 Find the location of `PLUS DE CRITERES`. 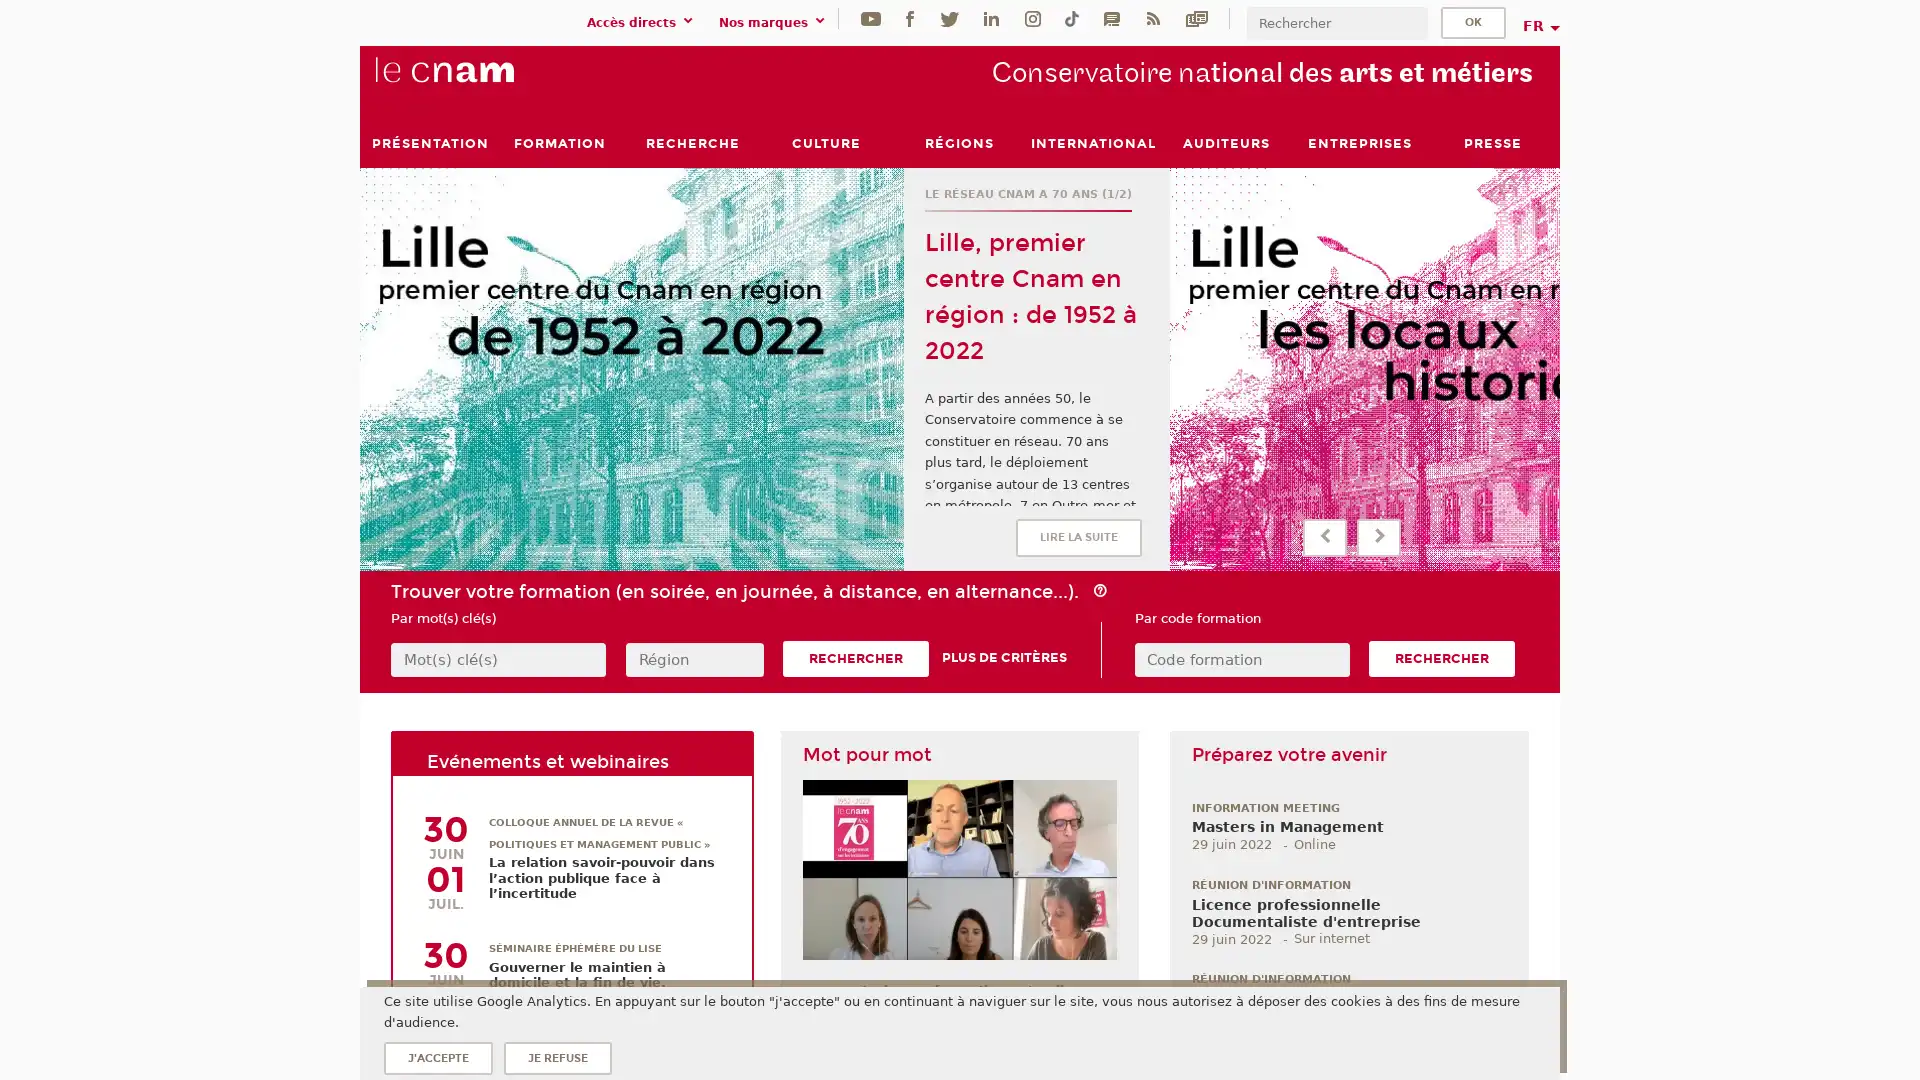

PLUS DE CRITERES is located at coordinates (1004, 658).